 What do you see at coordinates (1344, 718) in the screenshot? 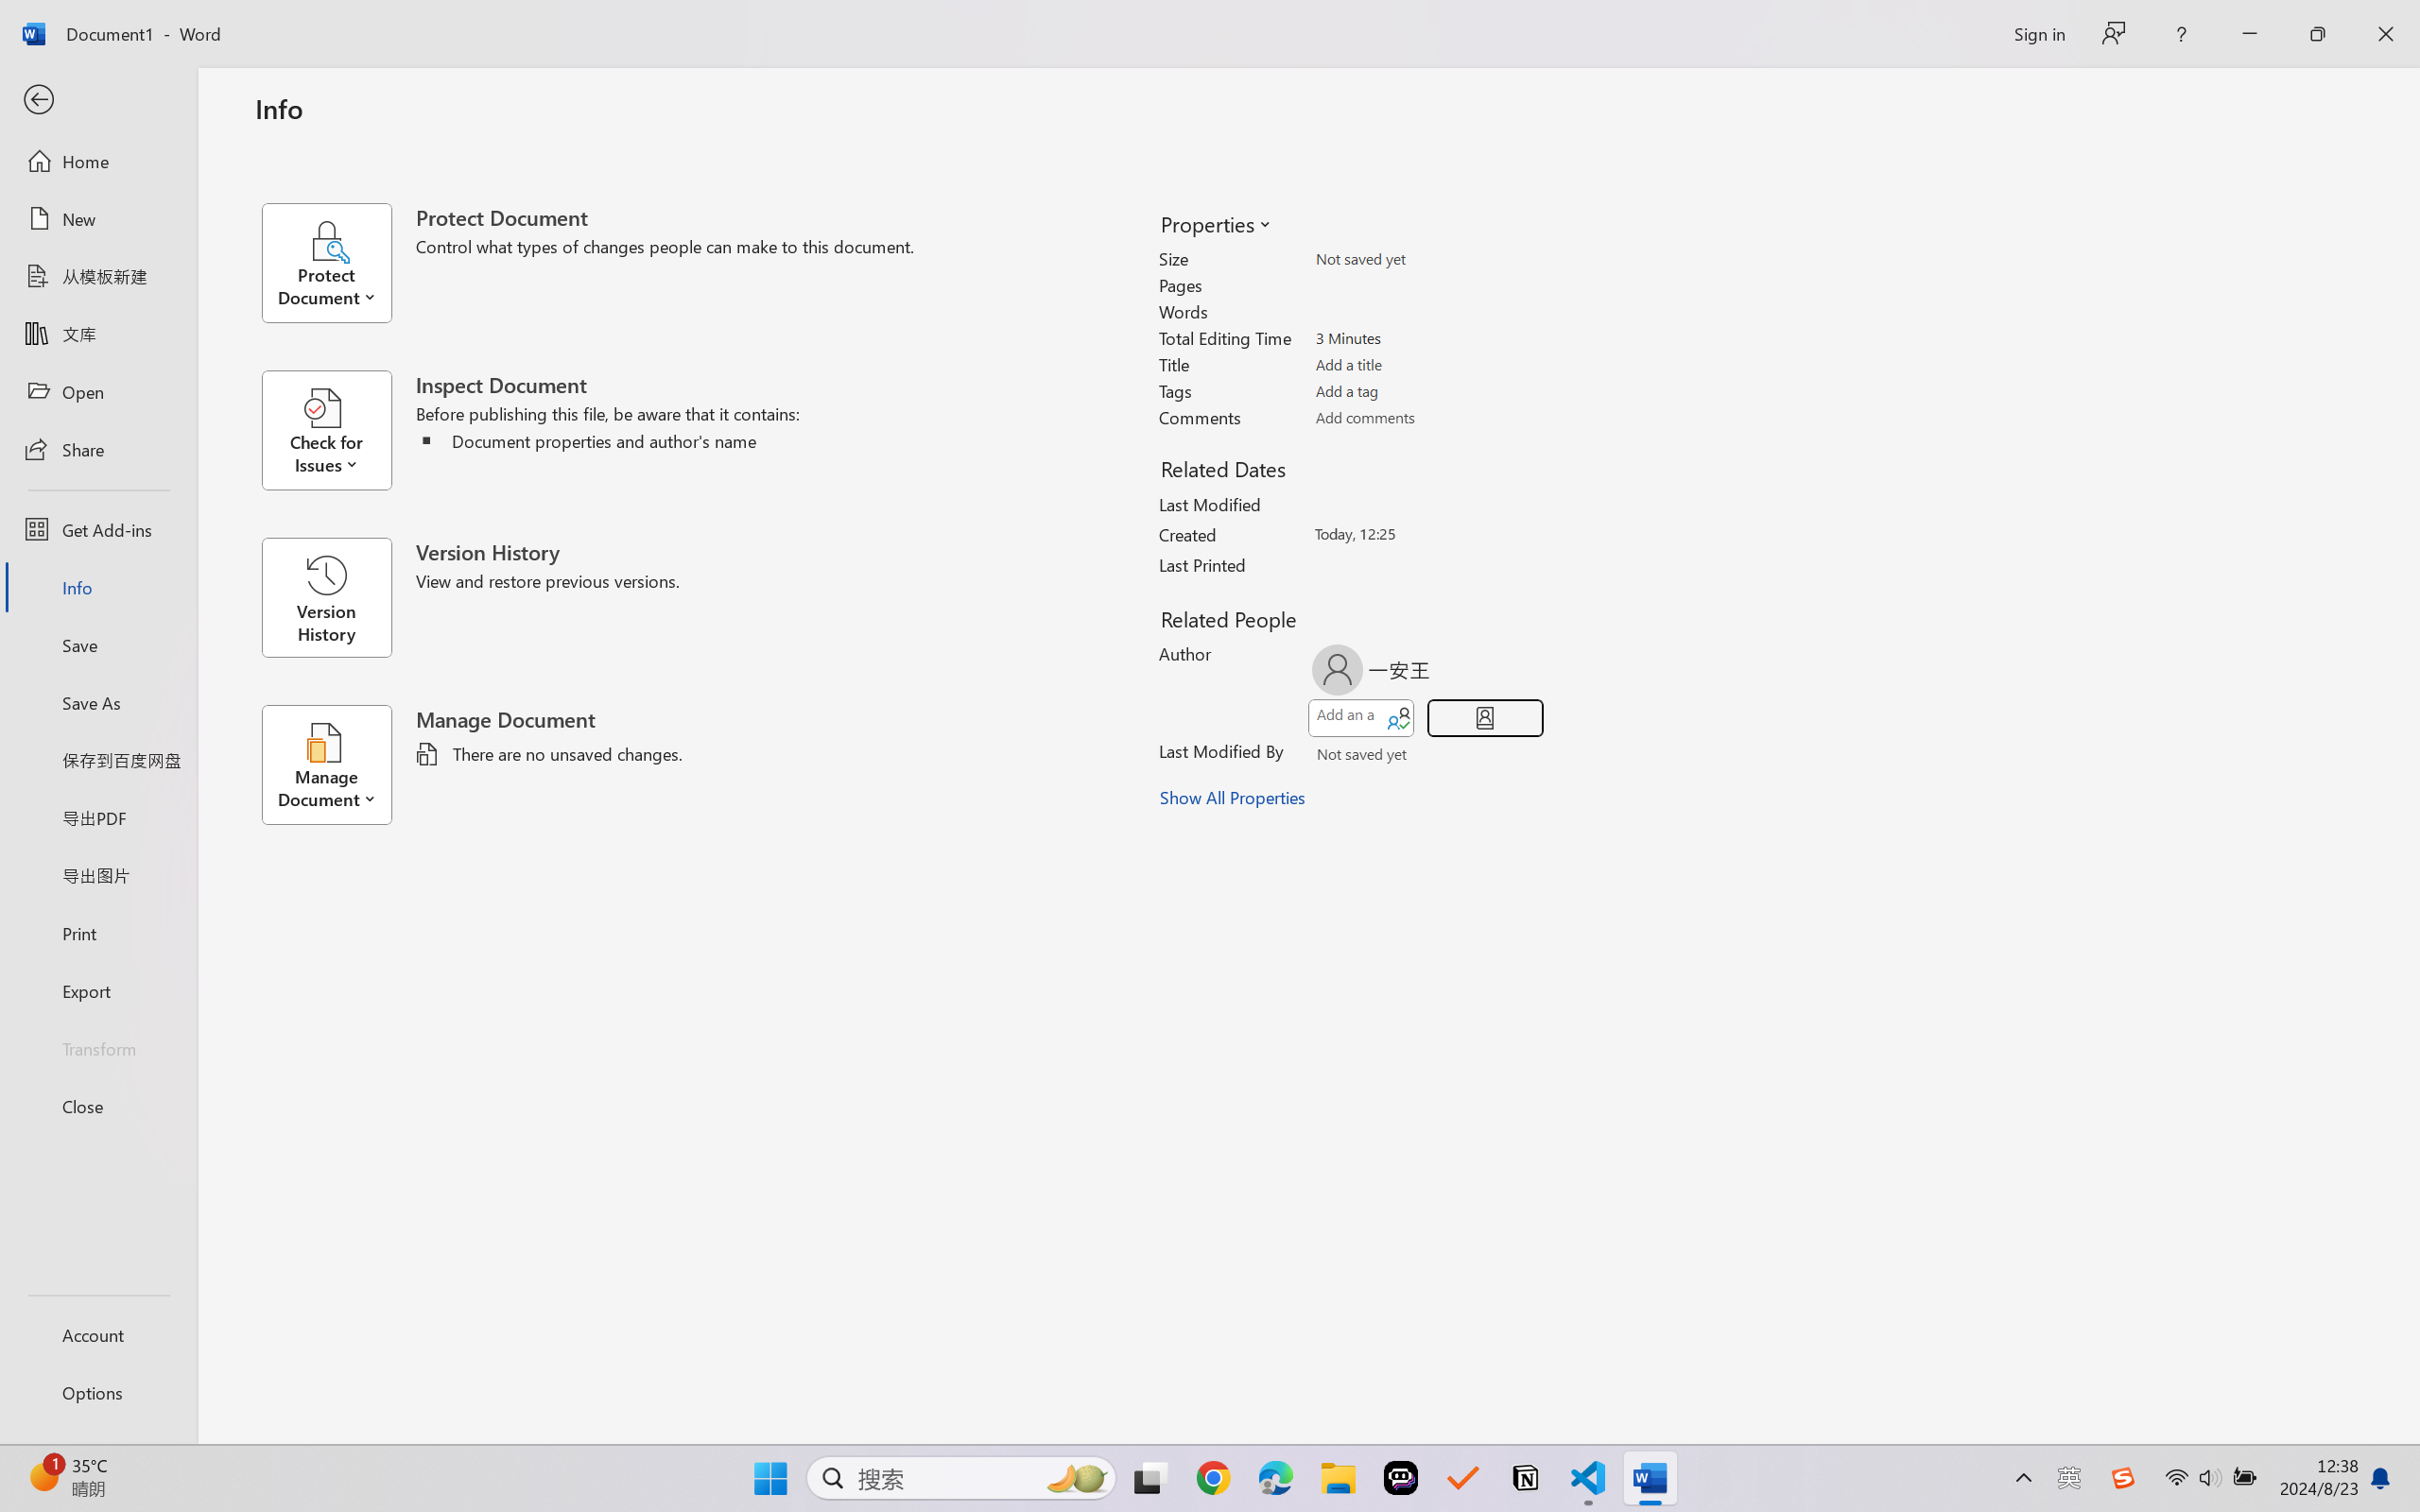
I see `'Add an author'` at bounding box center [1344, 718].